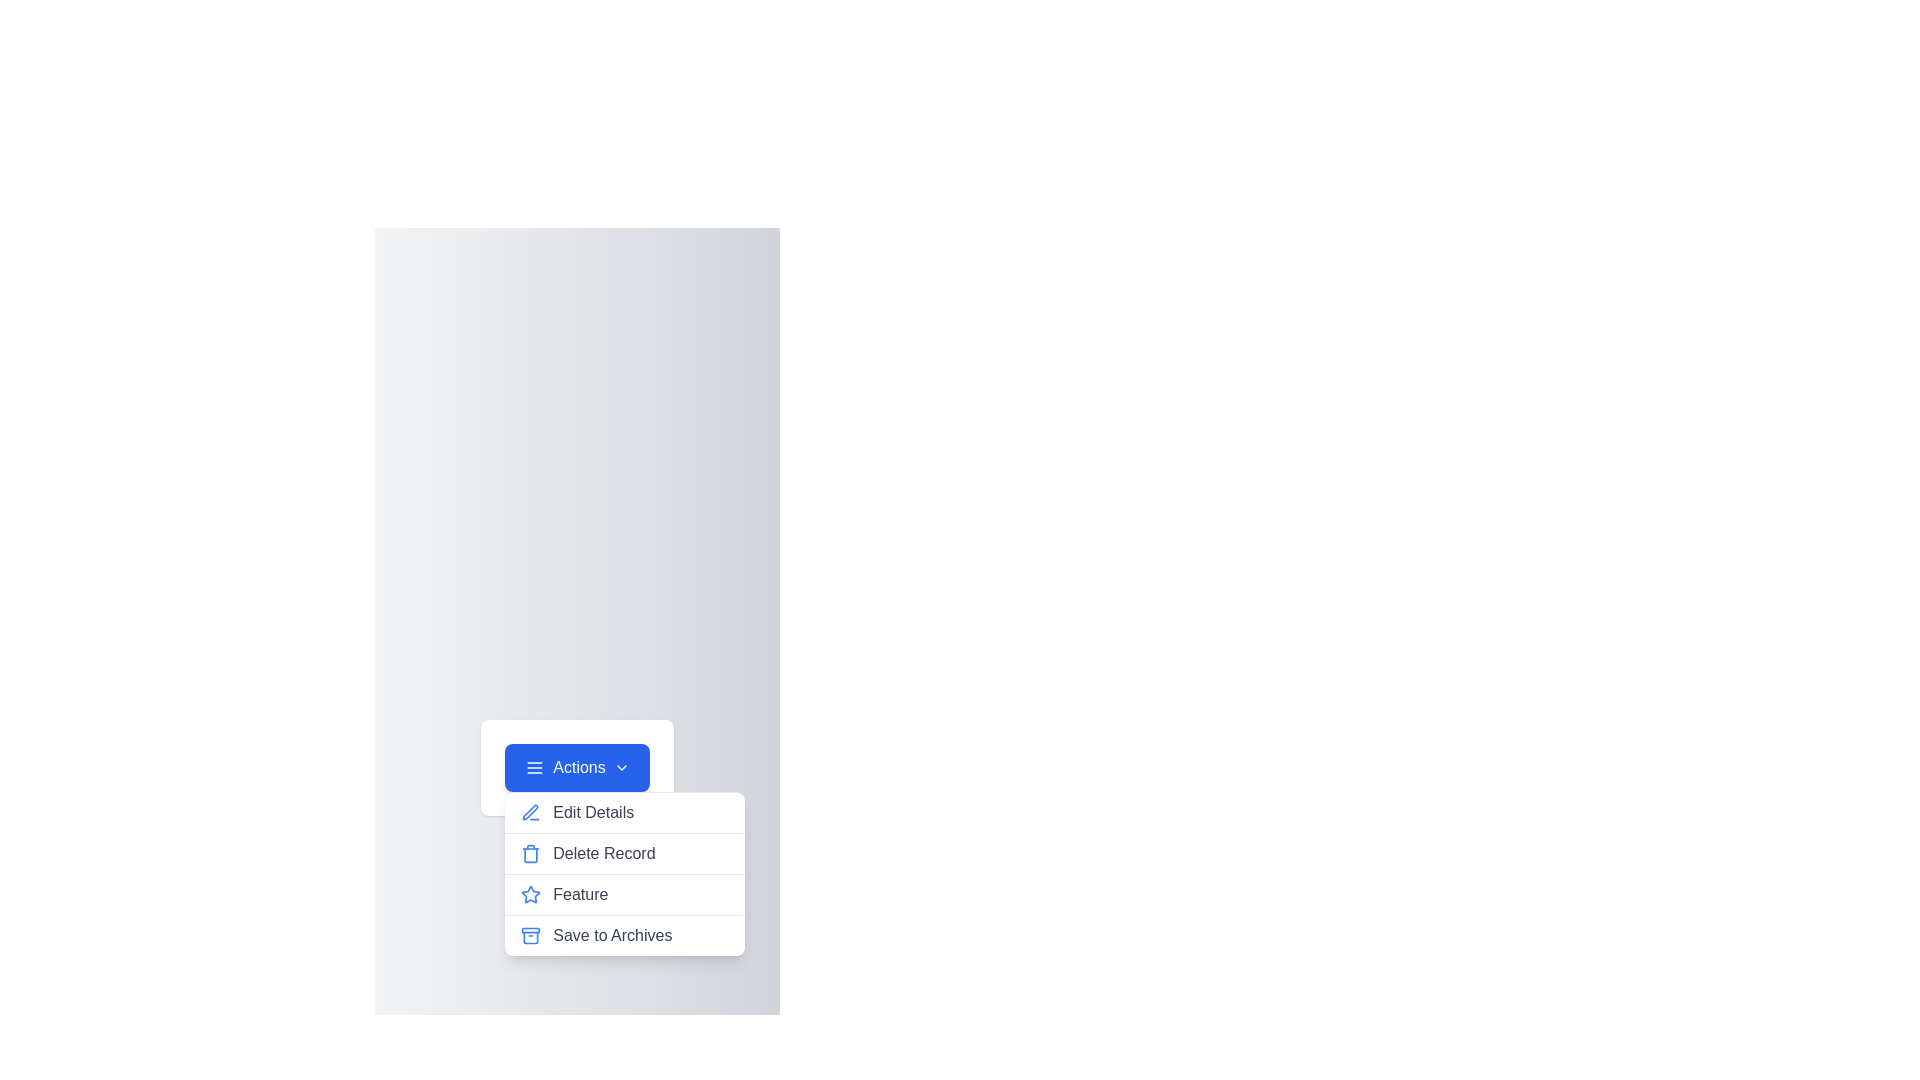 Image resolution: width=1920 pixels, height=1080 pixels. Describe the element at coordinates (623, 853) in the screenshot. I see `the option Delete Record from the dropdown menu` at that location.